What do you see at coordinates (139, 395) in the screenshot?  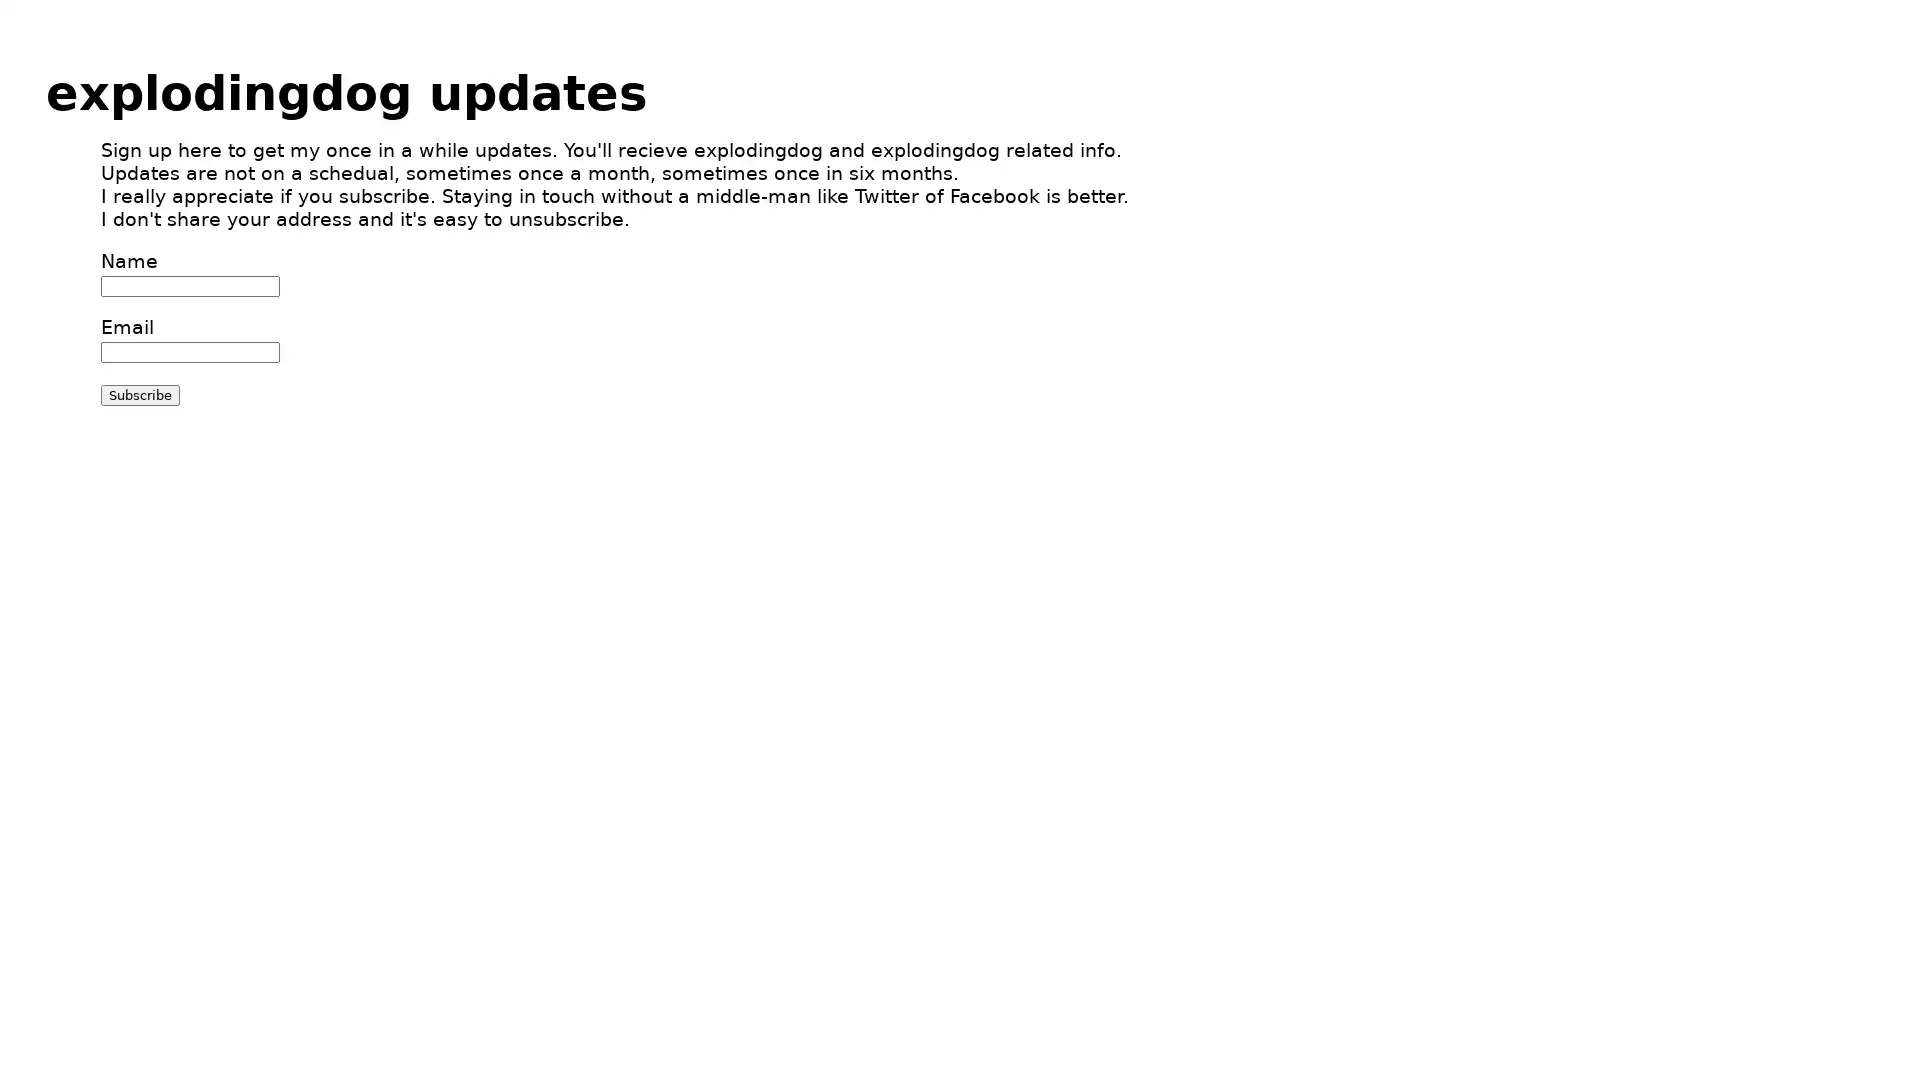 I see `Subscribe` at bounding box center [139, 395].